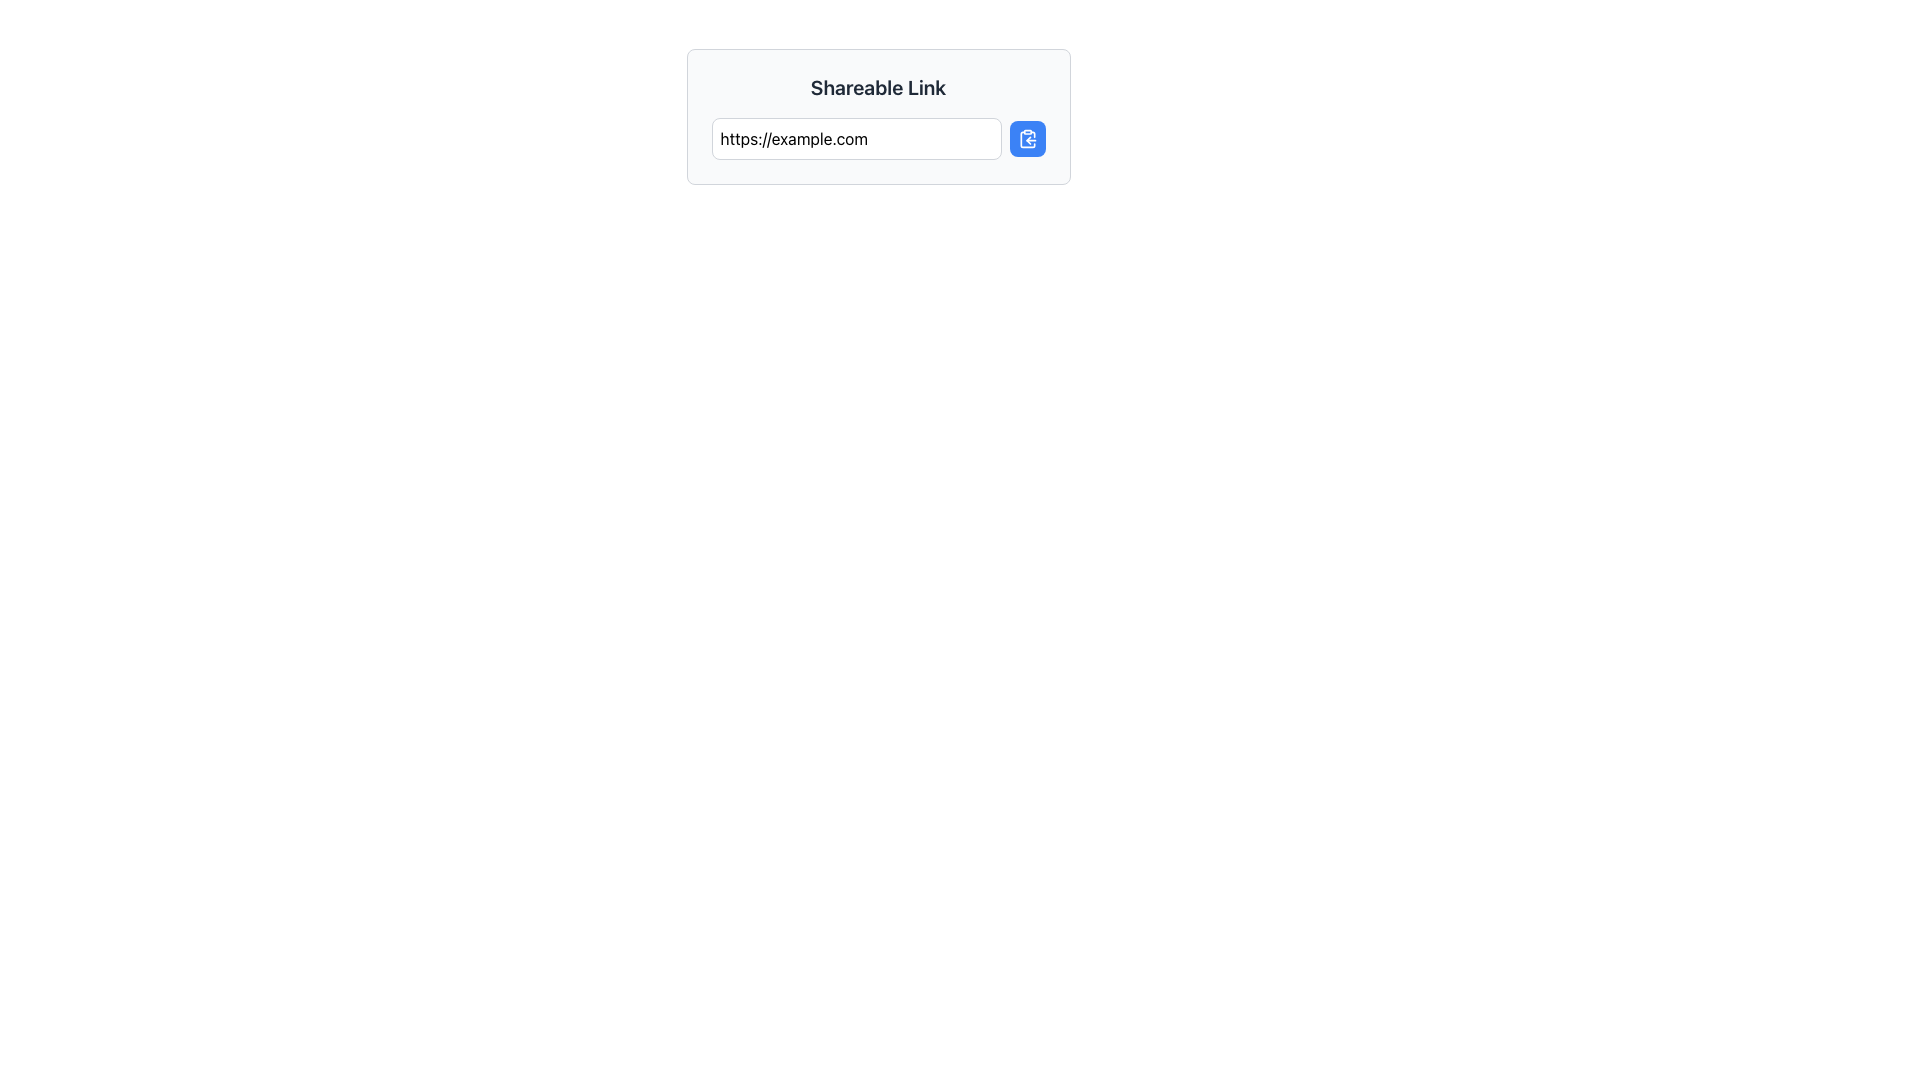 The height and width of the screenshot is (1080, 1920). Describe the element at coordinates (1027, 137) in the screenshot. I see `the blue button with white text that has a clipboard icon, positioned to the right of the text input field` at that location.